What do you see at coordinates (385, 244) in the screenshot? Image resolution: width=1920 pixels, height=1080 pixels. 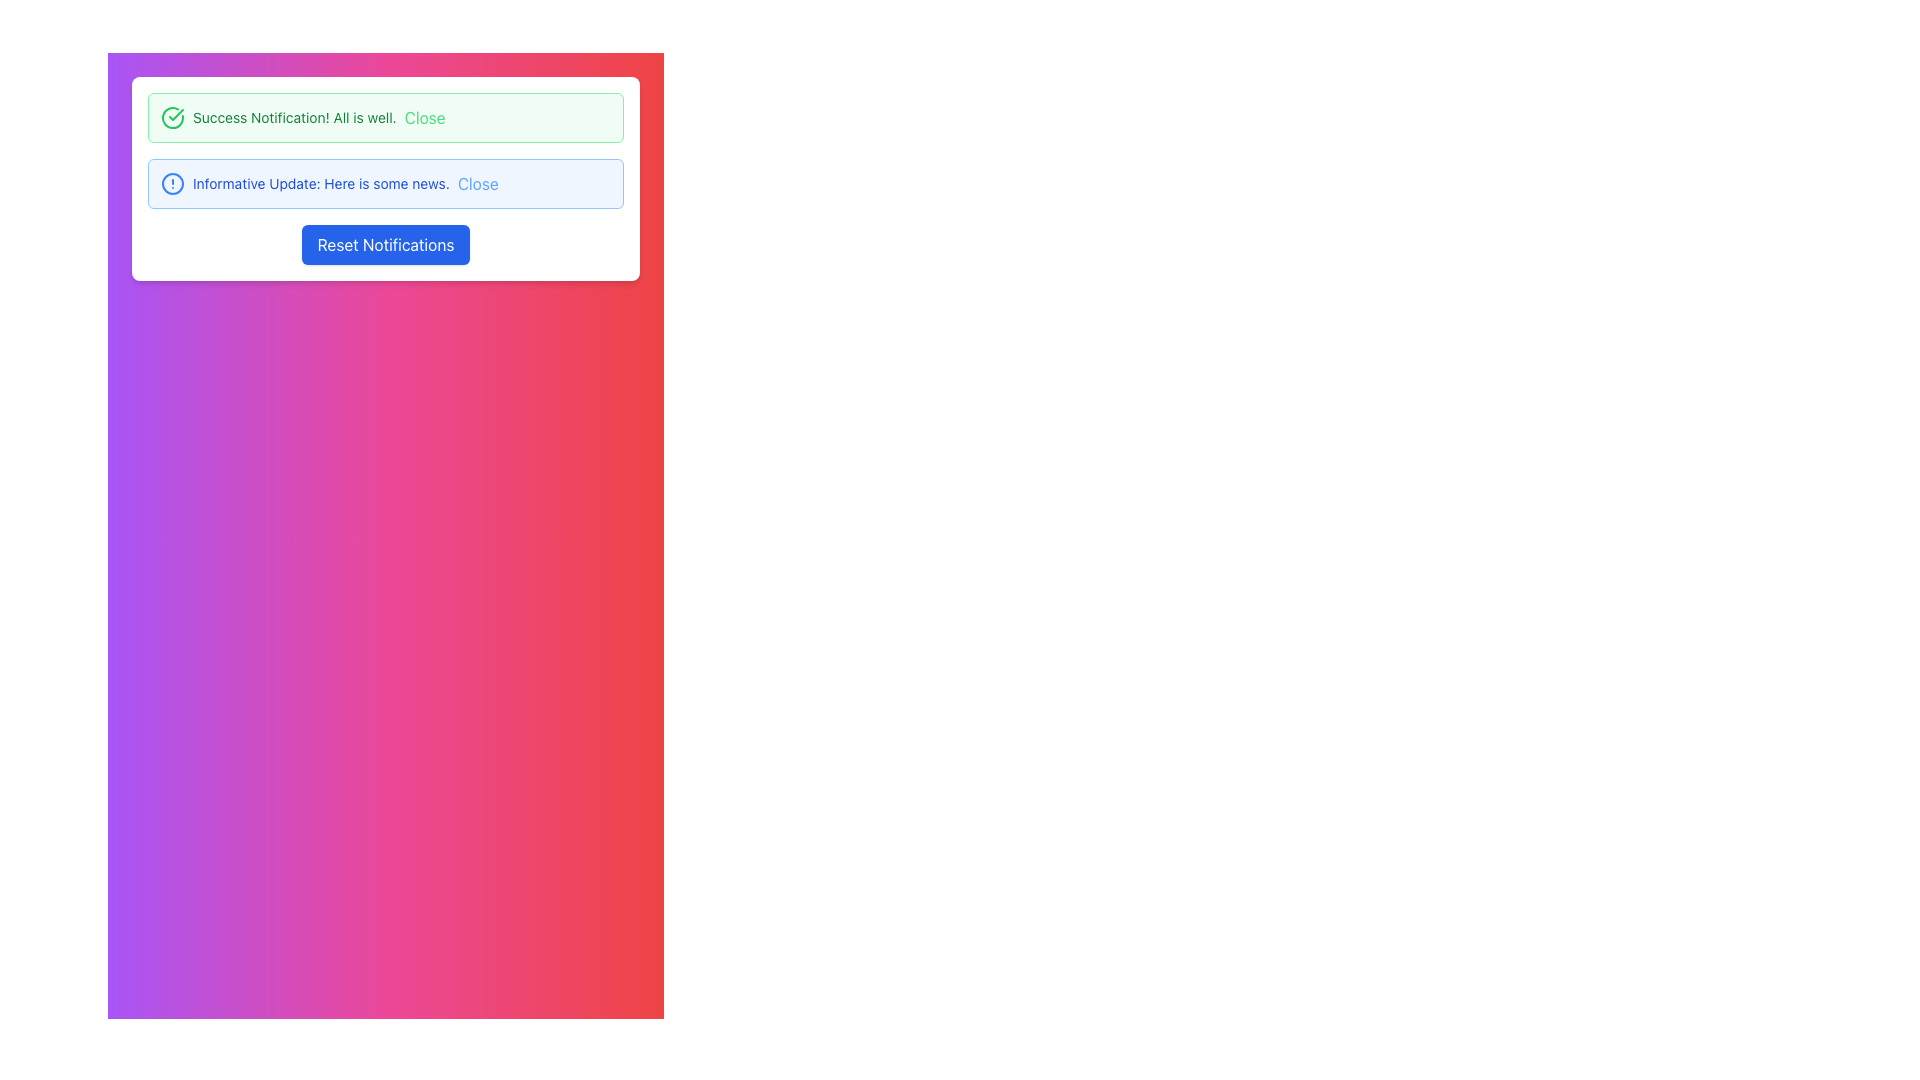 I see `the rectangular button with a blue background and white text labeled 'Reset Notifications' located at the bottom of the vertical layout to reset notifications` at bounding box center [385, 244].